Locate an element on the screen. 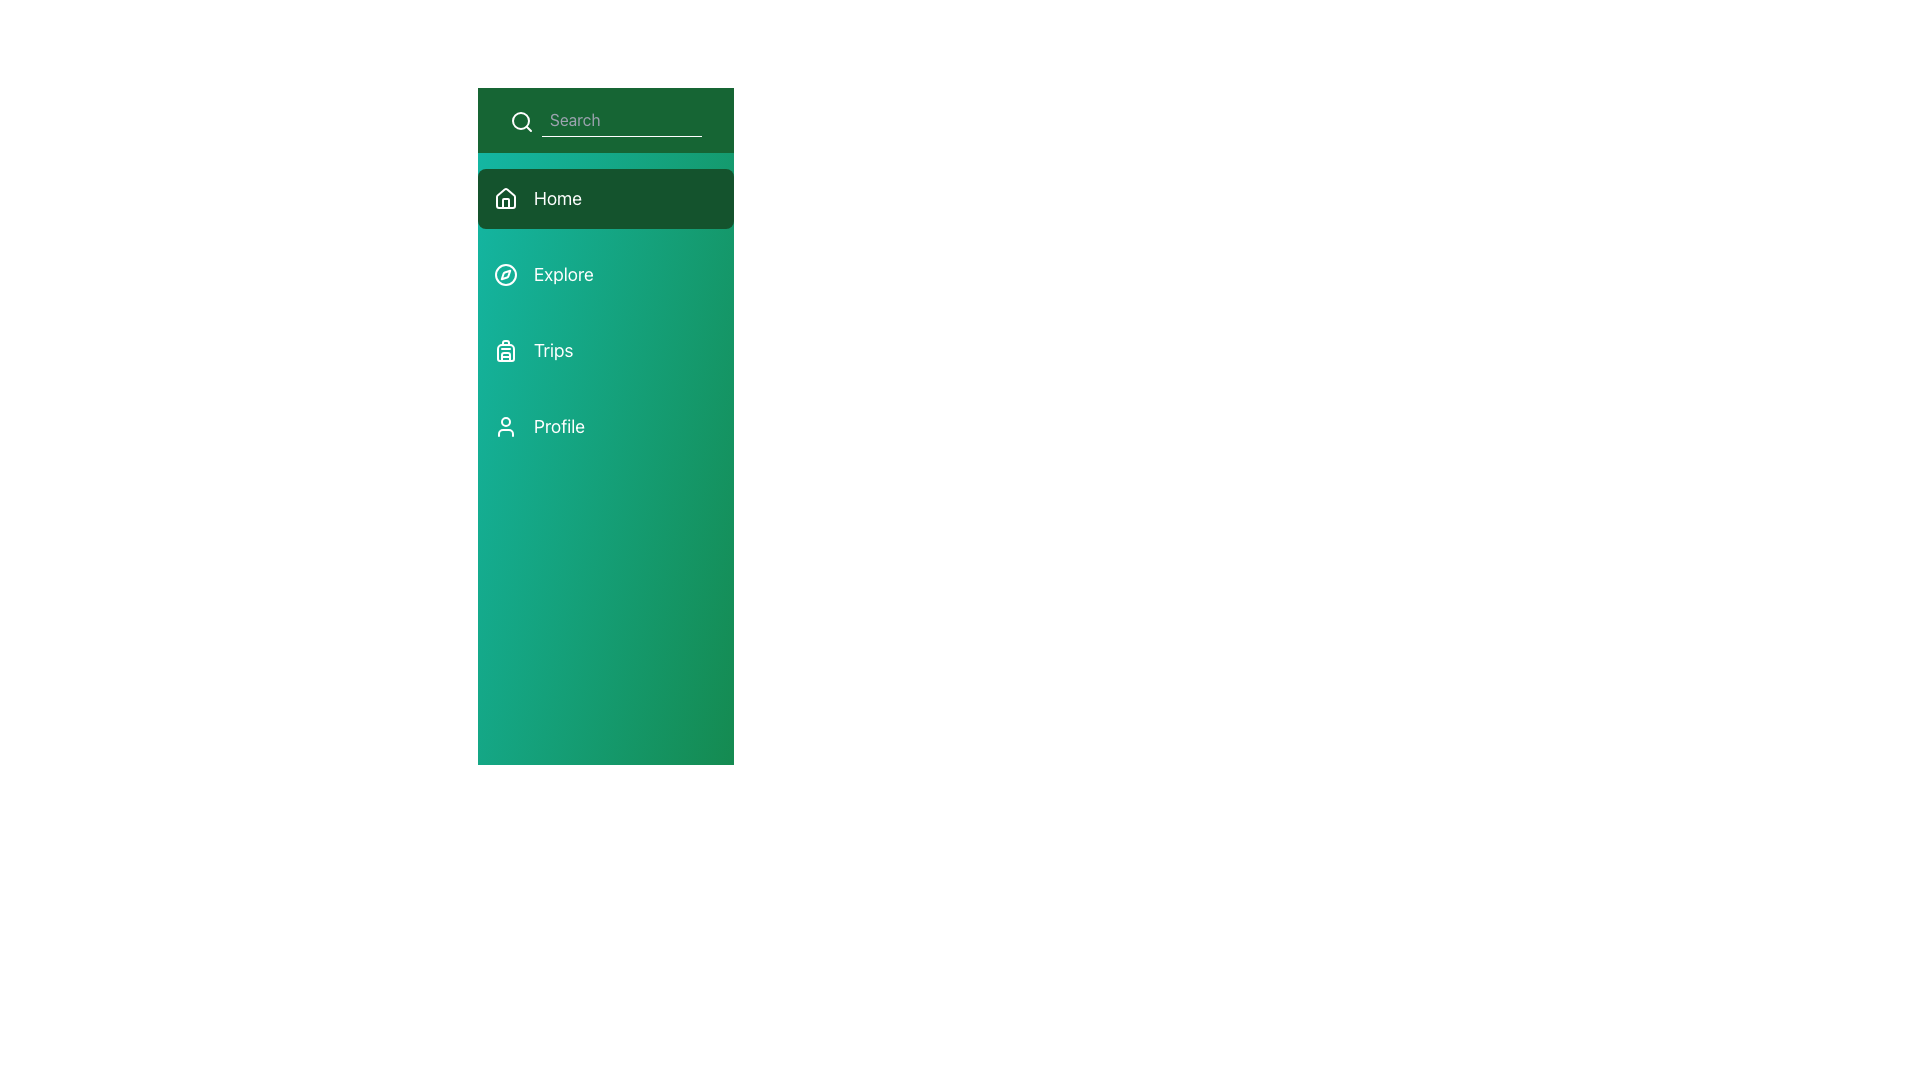 The width and height of the screenshot is (1920, 1080). the 'Explore' button, which is the second item in the vertical menu list is located at coordinates (604, 312).